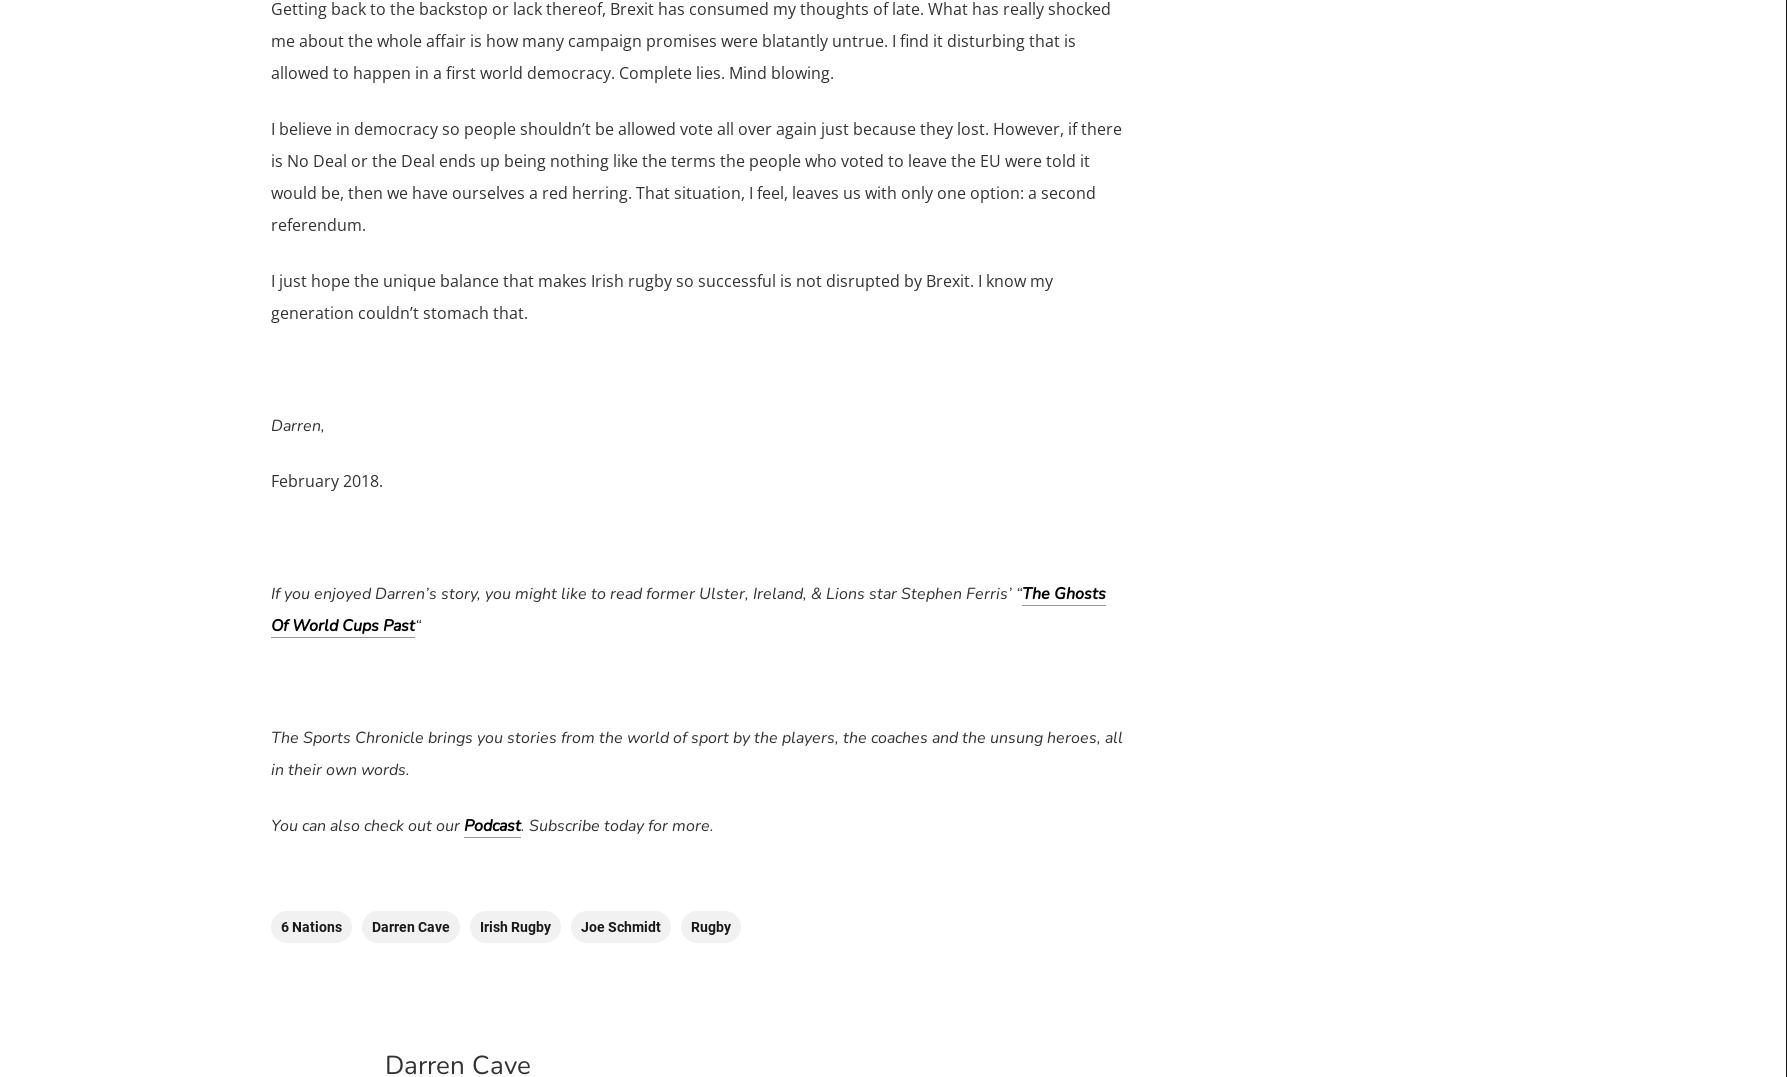 The image size is (1787, 1077). Describe the element at coordinates (269, 174) in the screenshot. I see `'I believe in democracy so people shouldn’t be allowed vote all over again just because they lost. However, if there is No Deal or the Deal ends up being nothing like the terms the people who voted to leave the EU were told it would be, then we have ourselves a red herring. That situation, I feel, leaves us with only one option: a second referendum.'` at that location.